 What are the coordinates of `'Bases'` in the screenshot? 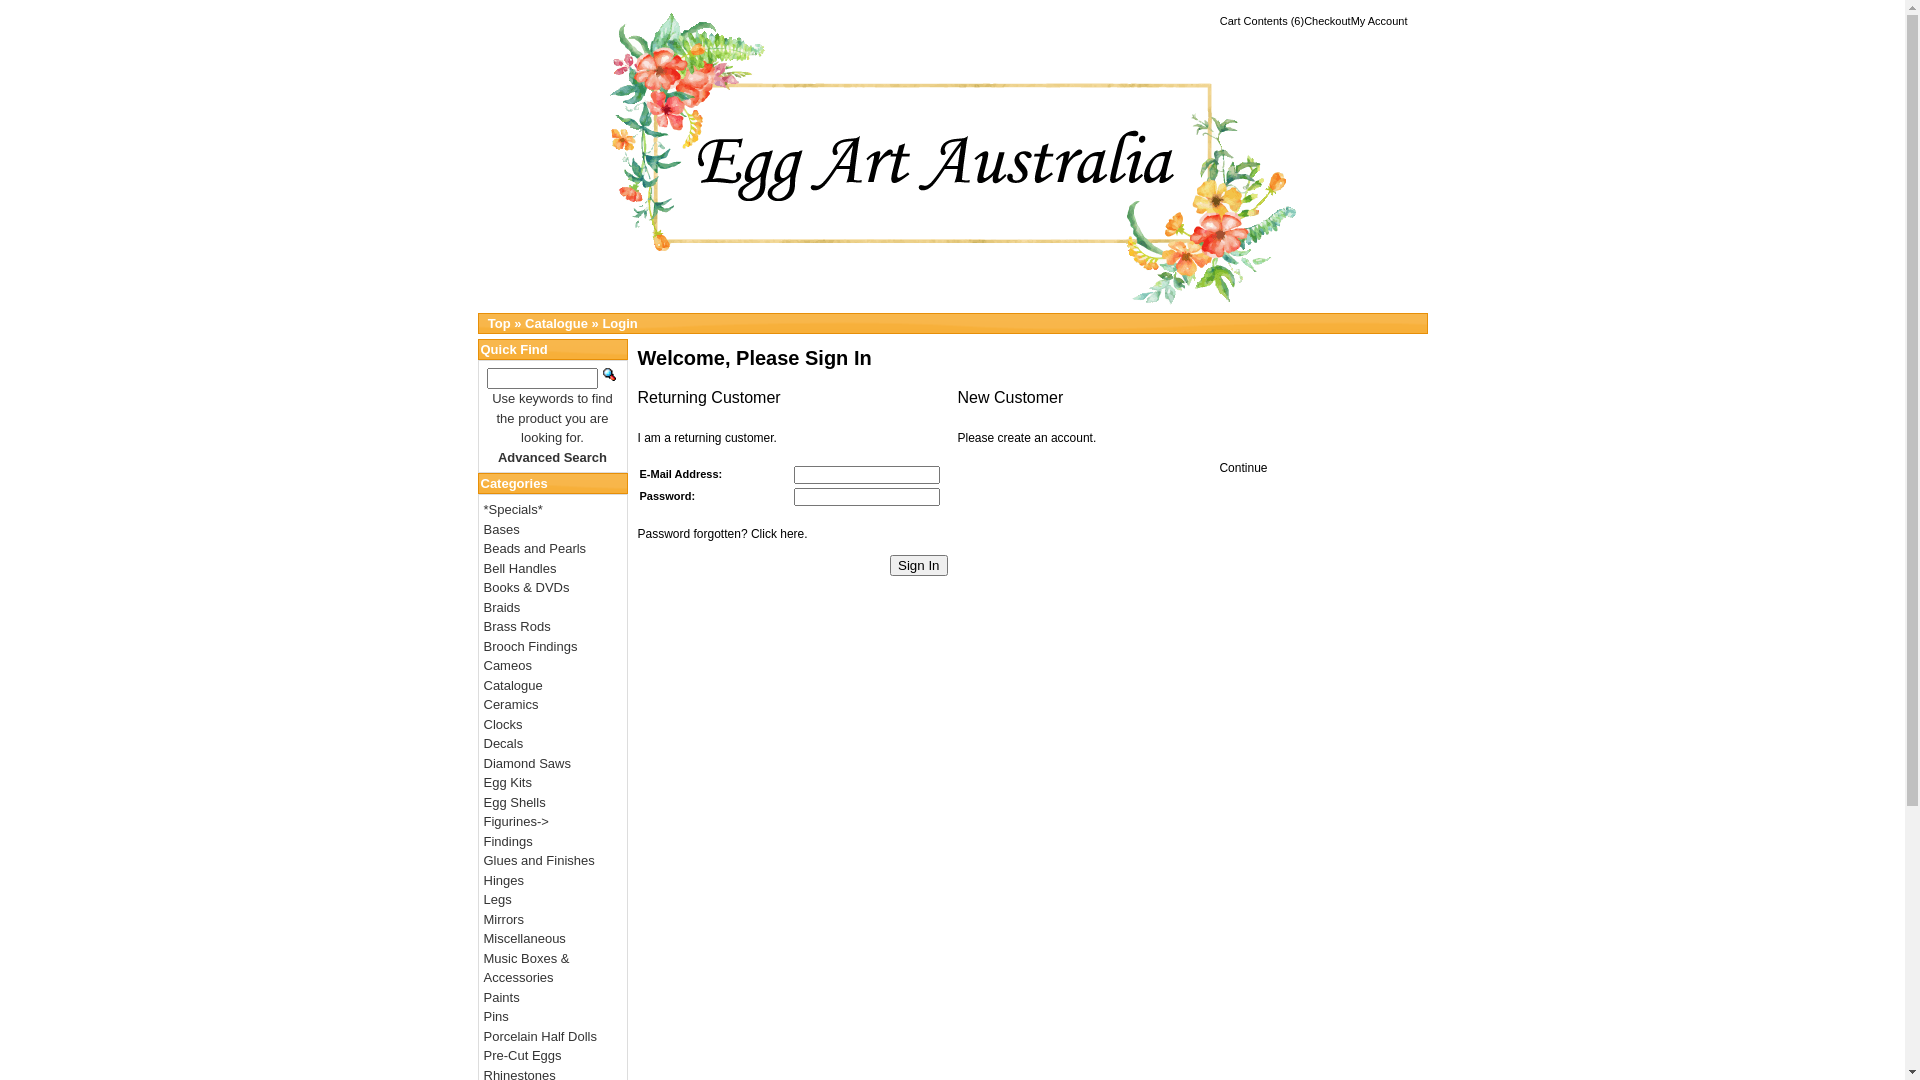 It's located at (502, 528).